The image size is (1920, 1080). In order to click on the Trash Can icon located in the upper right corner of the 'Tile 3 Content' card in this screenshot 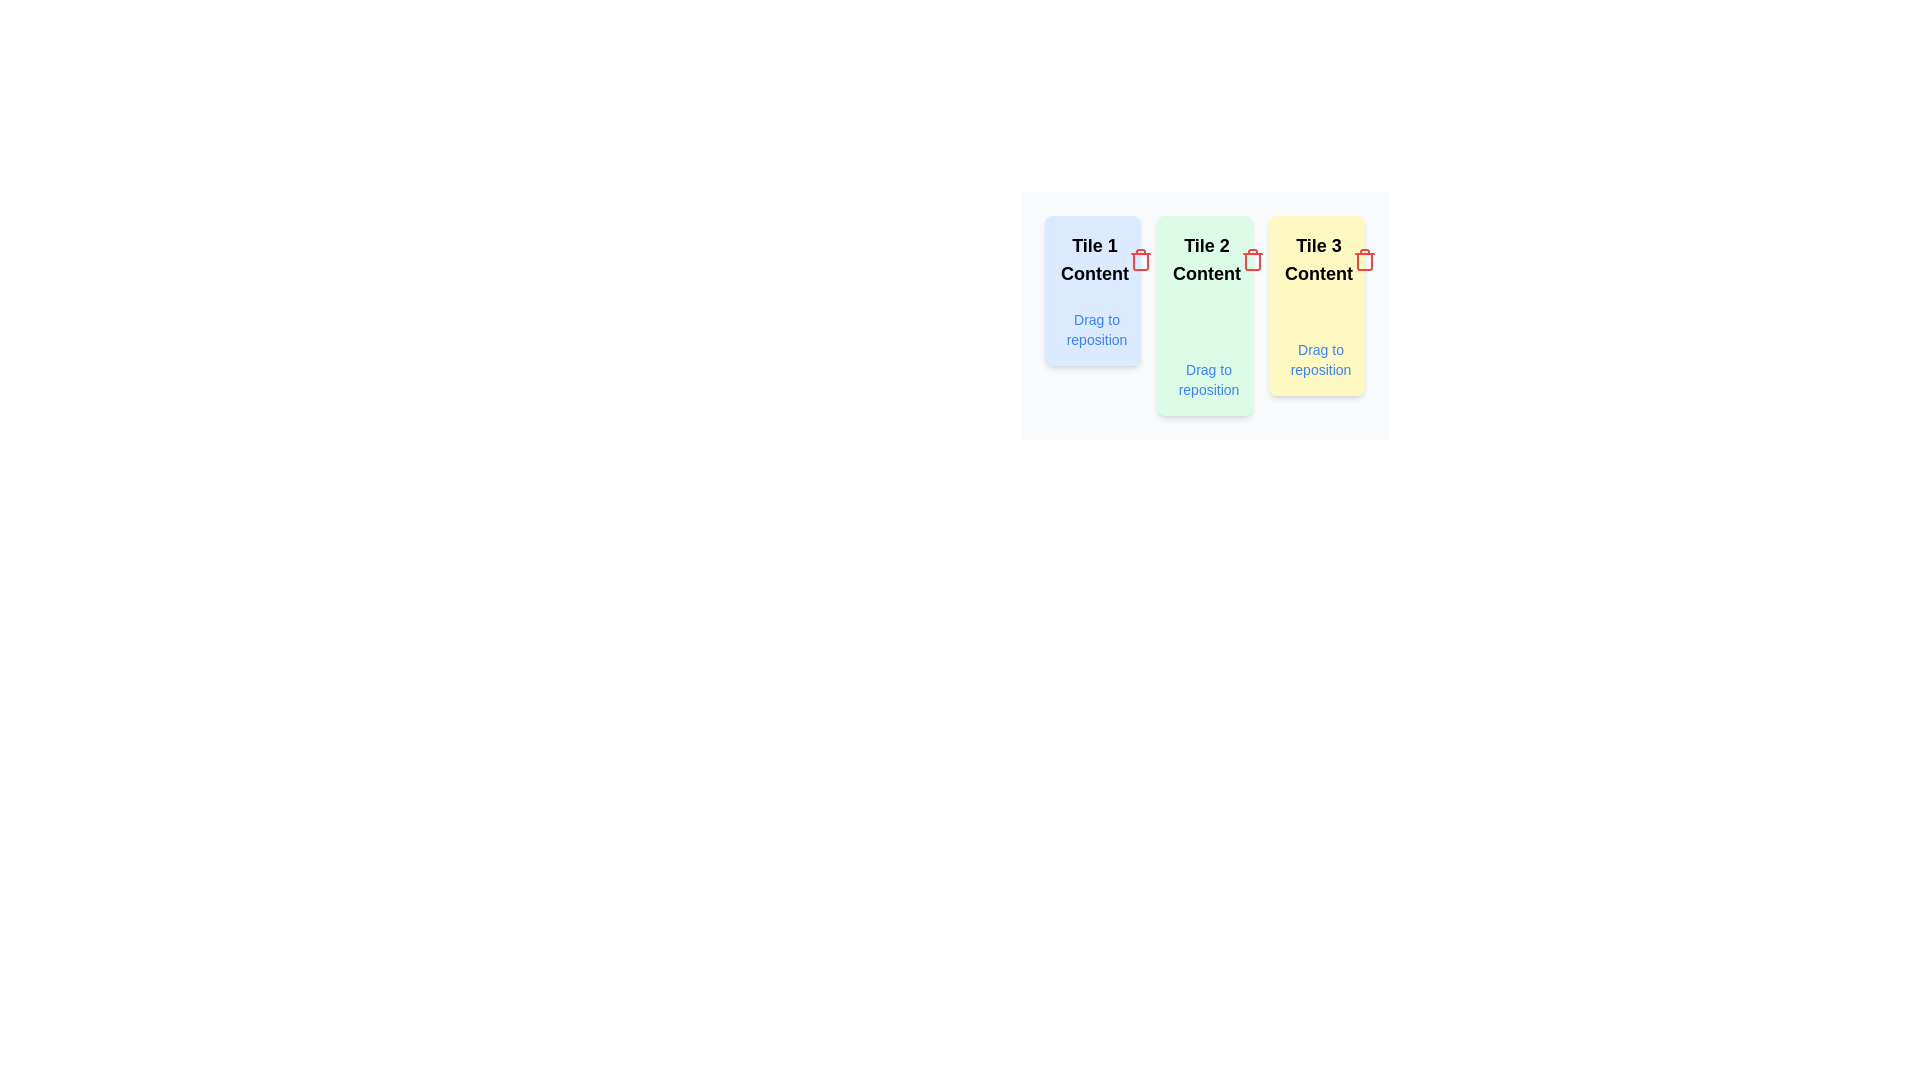, I will do `click(1363, 261)`.